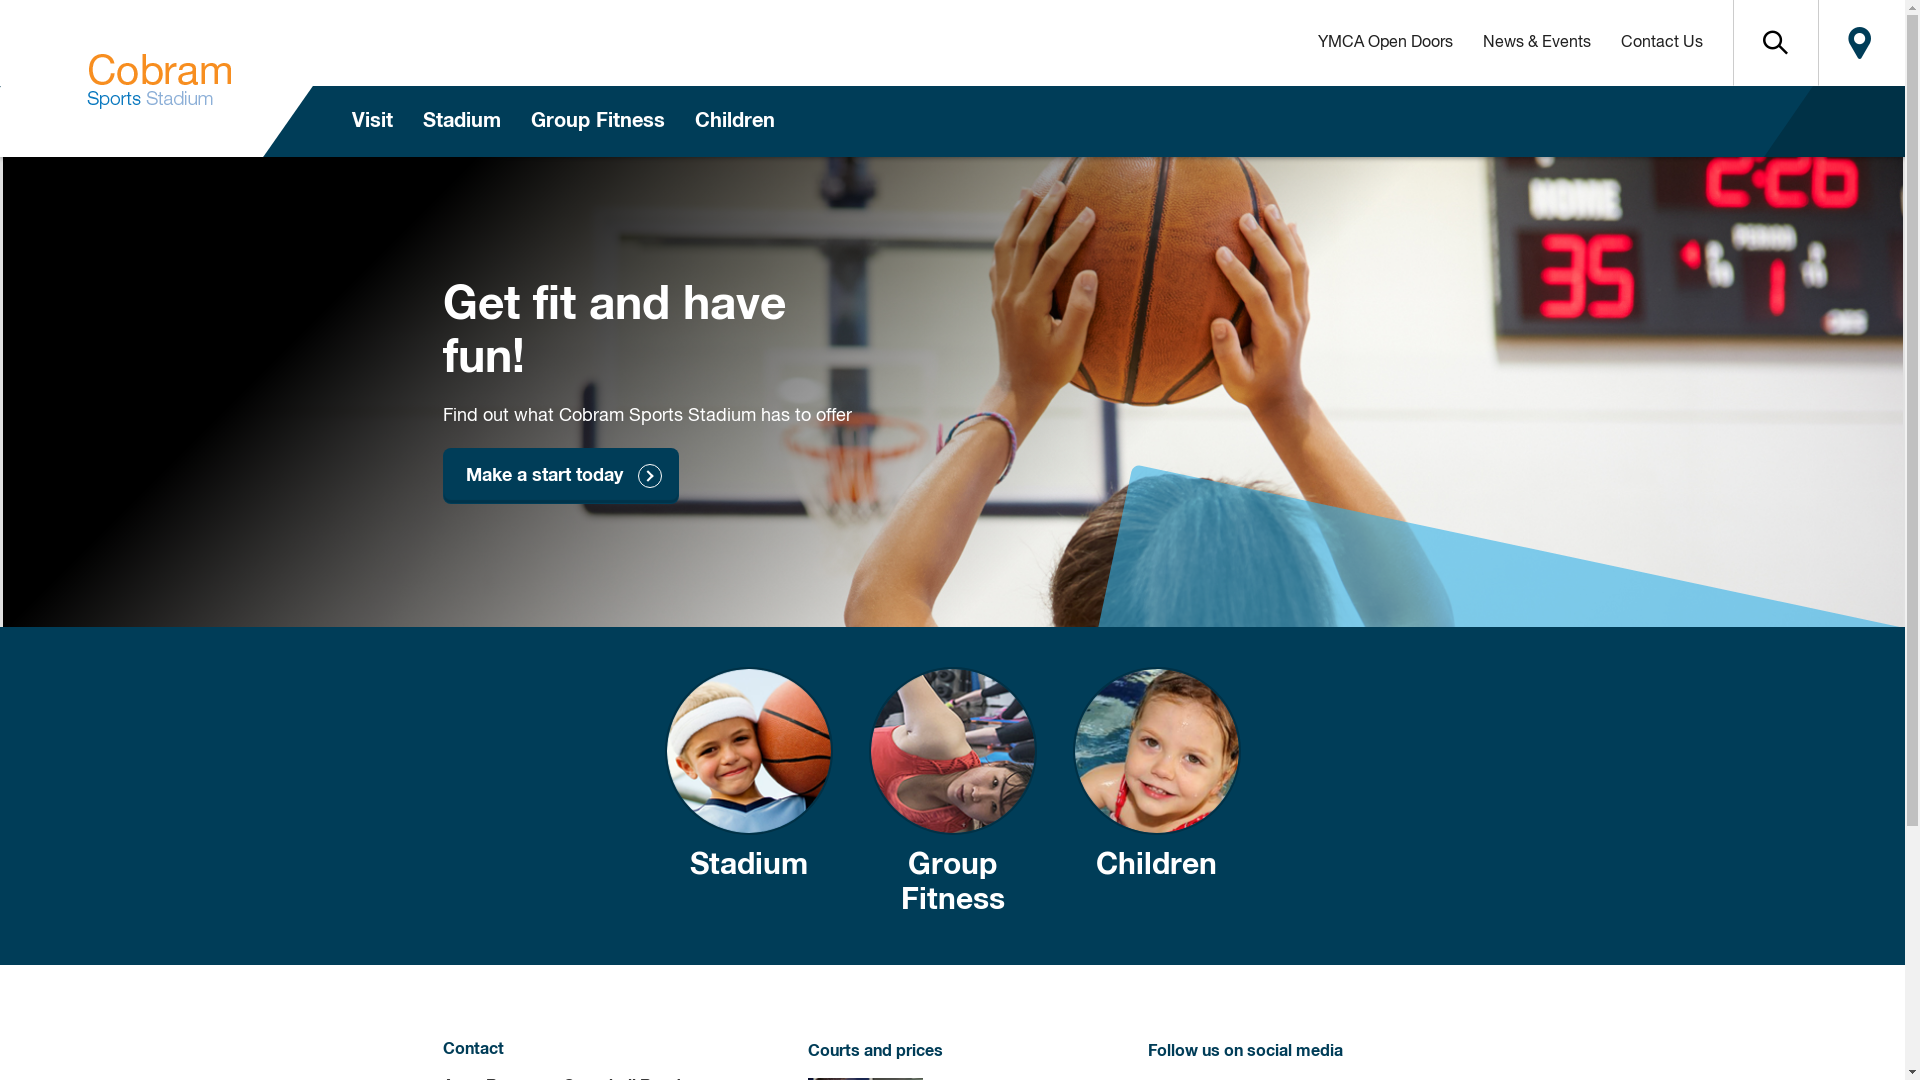 The width and height of the screenshot is (1920, 1080). I want to click on 'Contact Us', so click(1661, 42).